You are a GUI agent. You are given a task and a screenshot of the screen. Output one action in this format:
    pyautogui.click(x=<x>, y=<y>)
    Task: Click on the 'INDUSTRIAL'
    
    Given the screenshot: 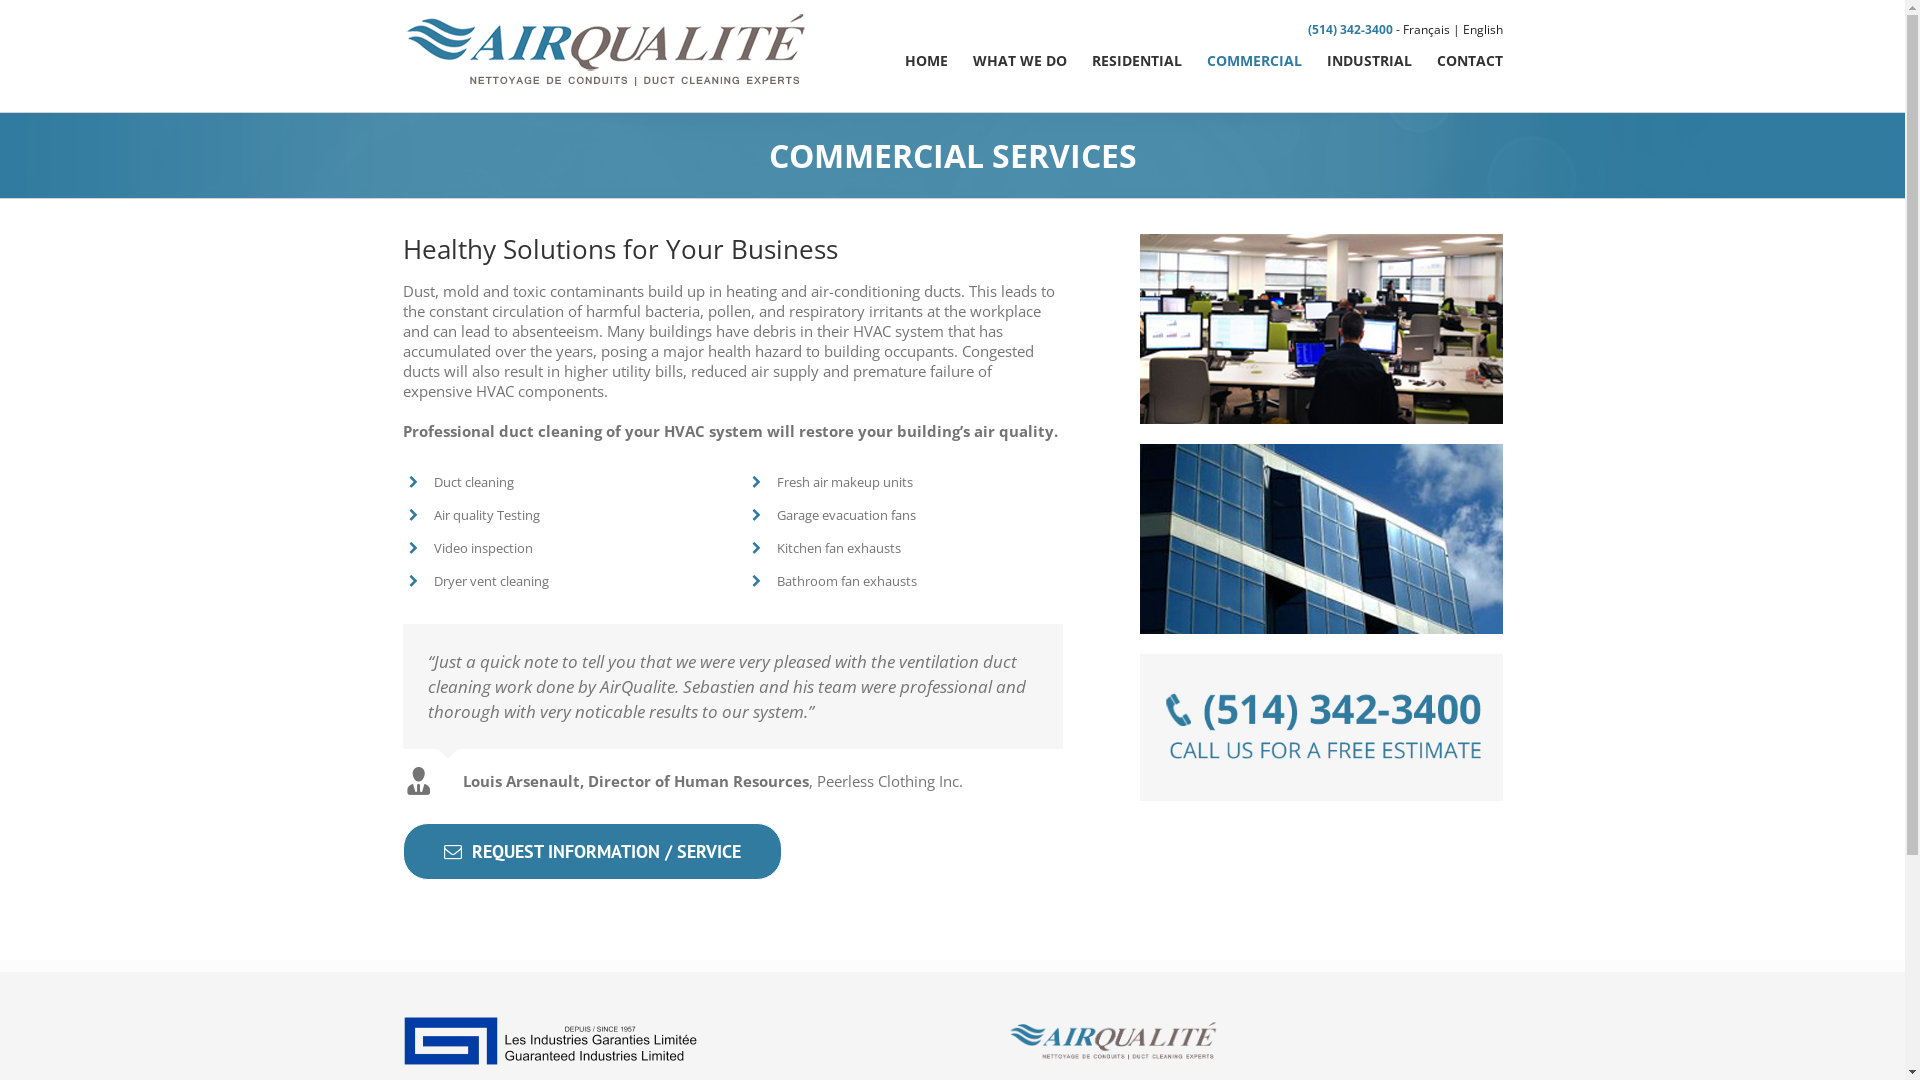 What is the action you would take?
    pyautogui.click(x=1367, y=57)
    